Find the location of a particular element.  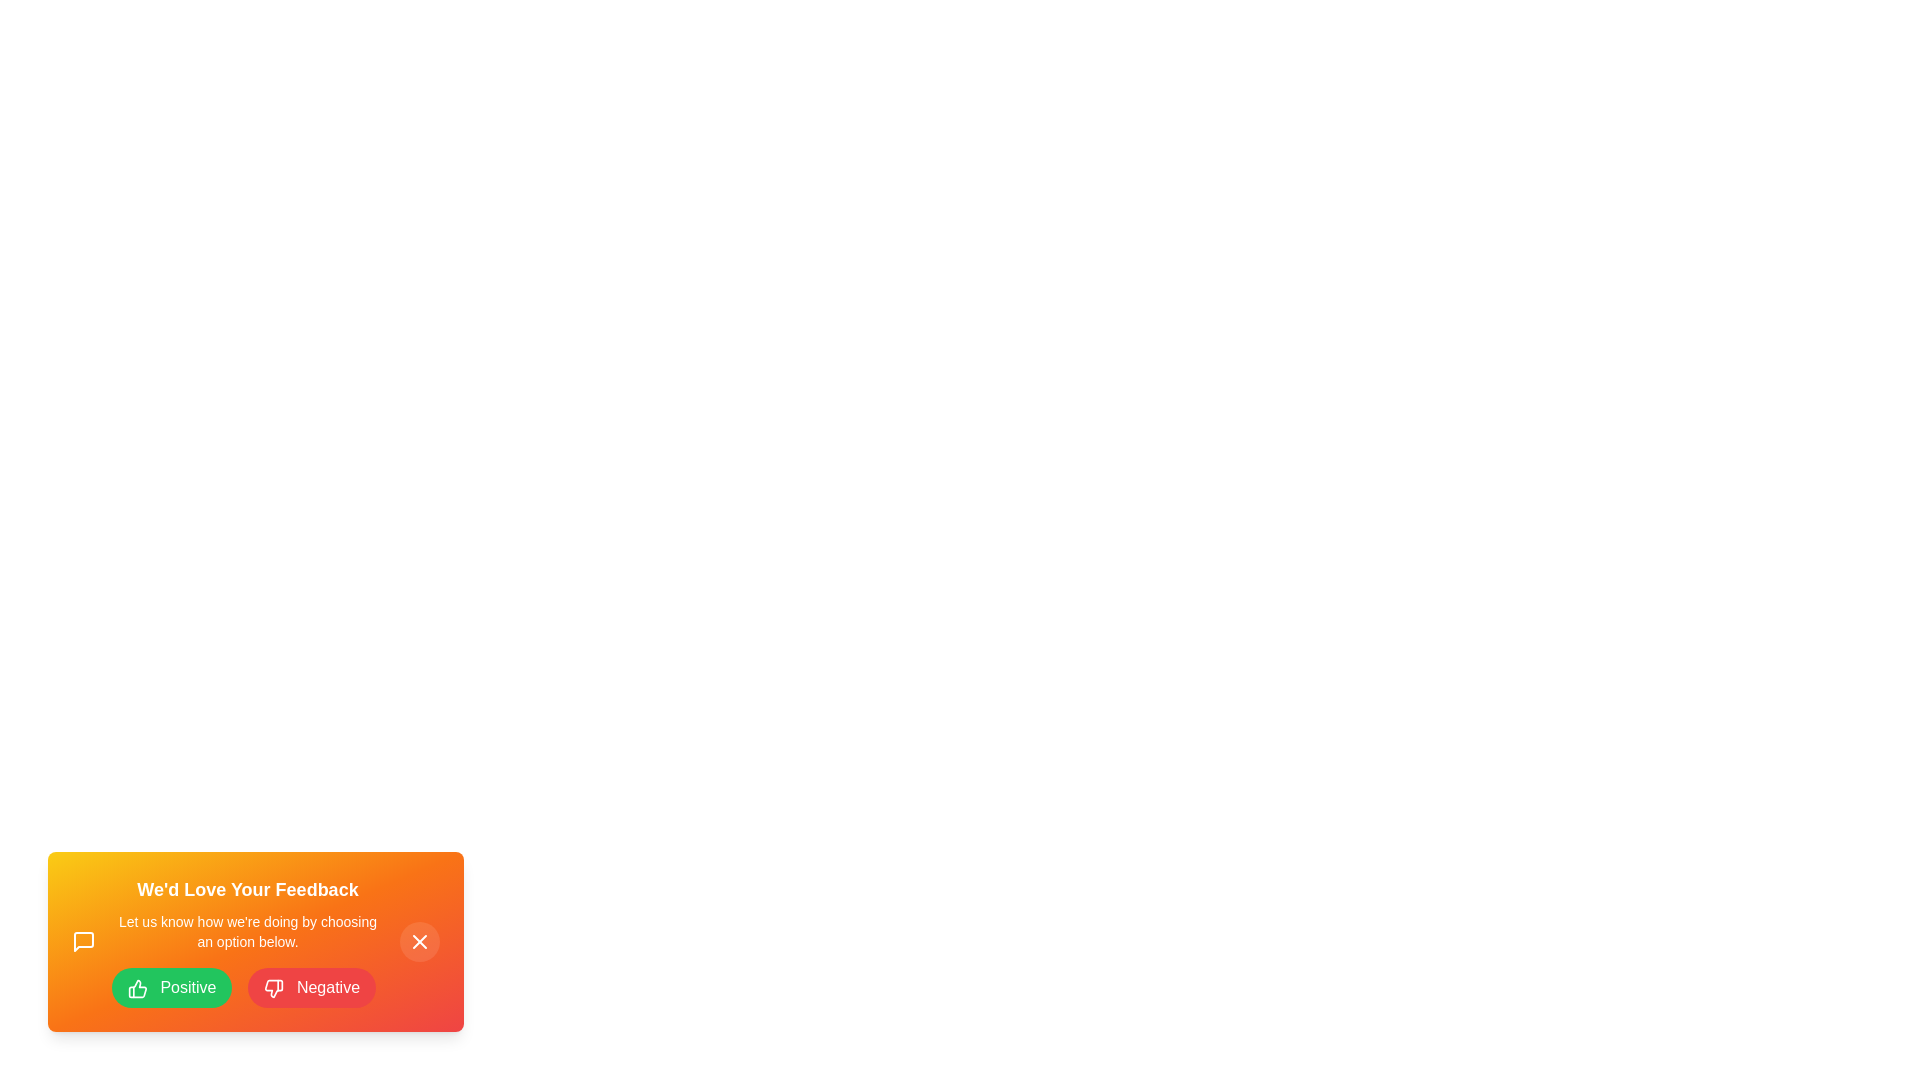

'Positive' button to provide positive feedback is located at coordinates (172, 986).